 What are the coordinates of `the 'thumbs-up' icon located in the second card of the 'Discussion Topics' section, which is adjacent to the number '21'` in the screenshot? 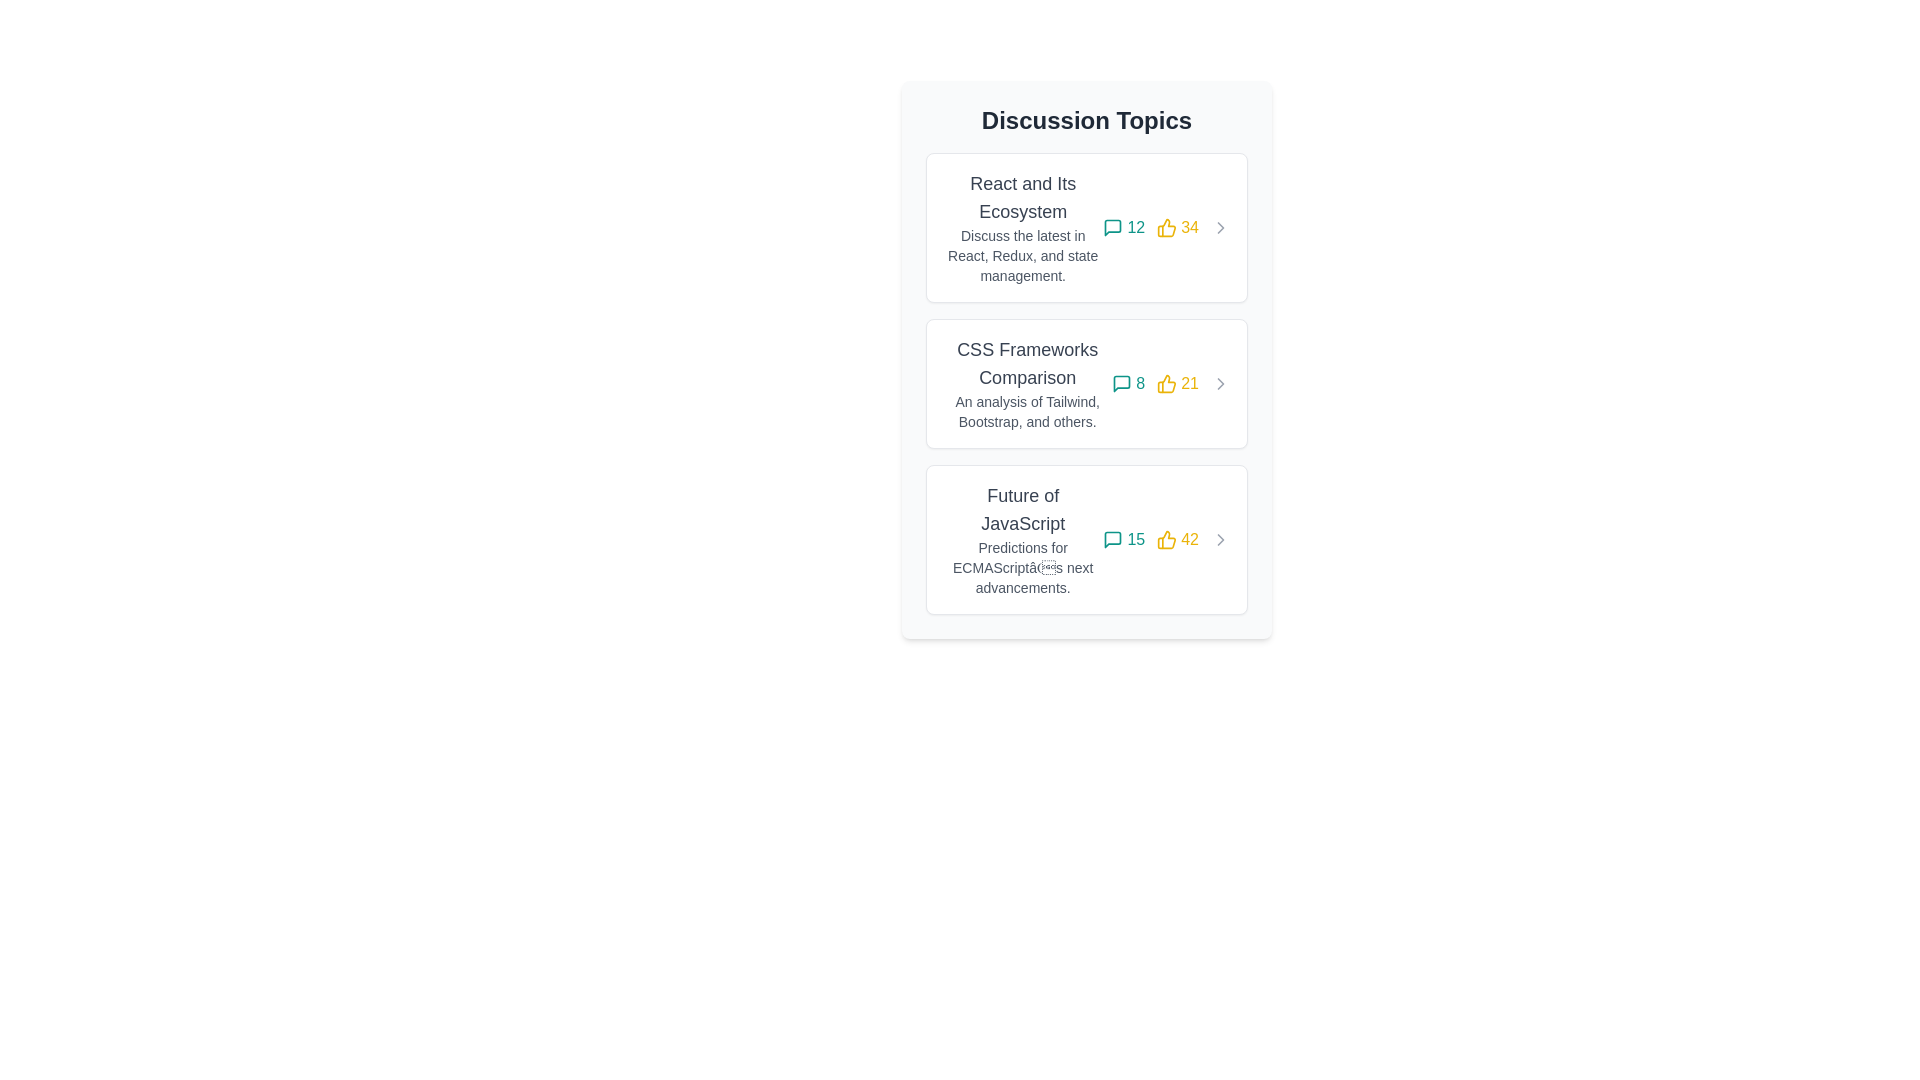 It's located at (1167, 384).